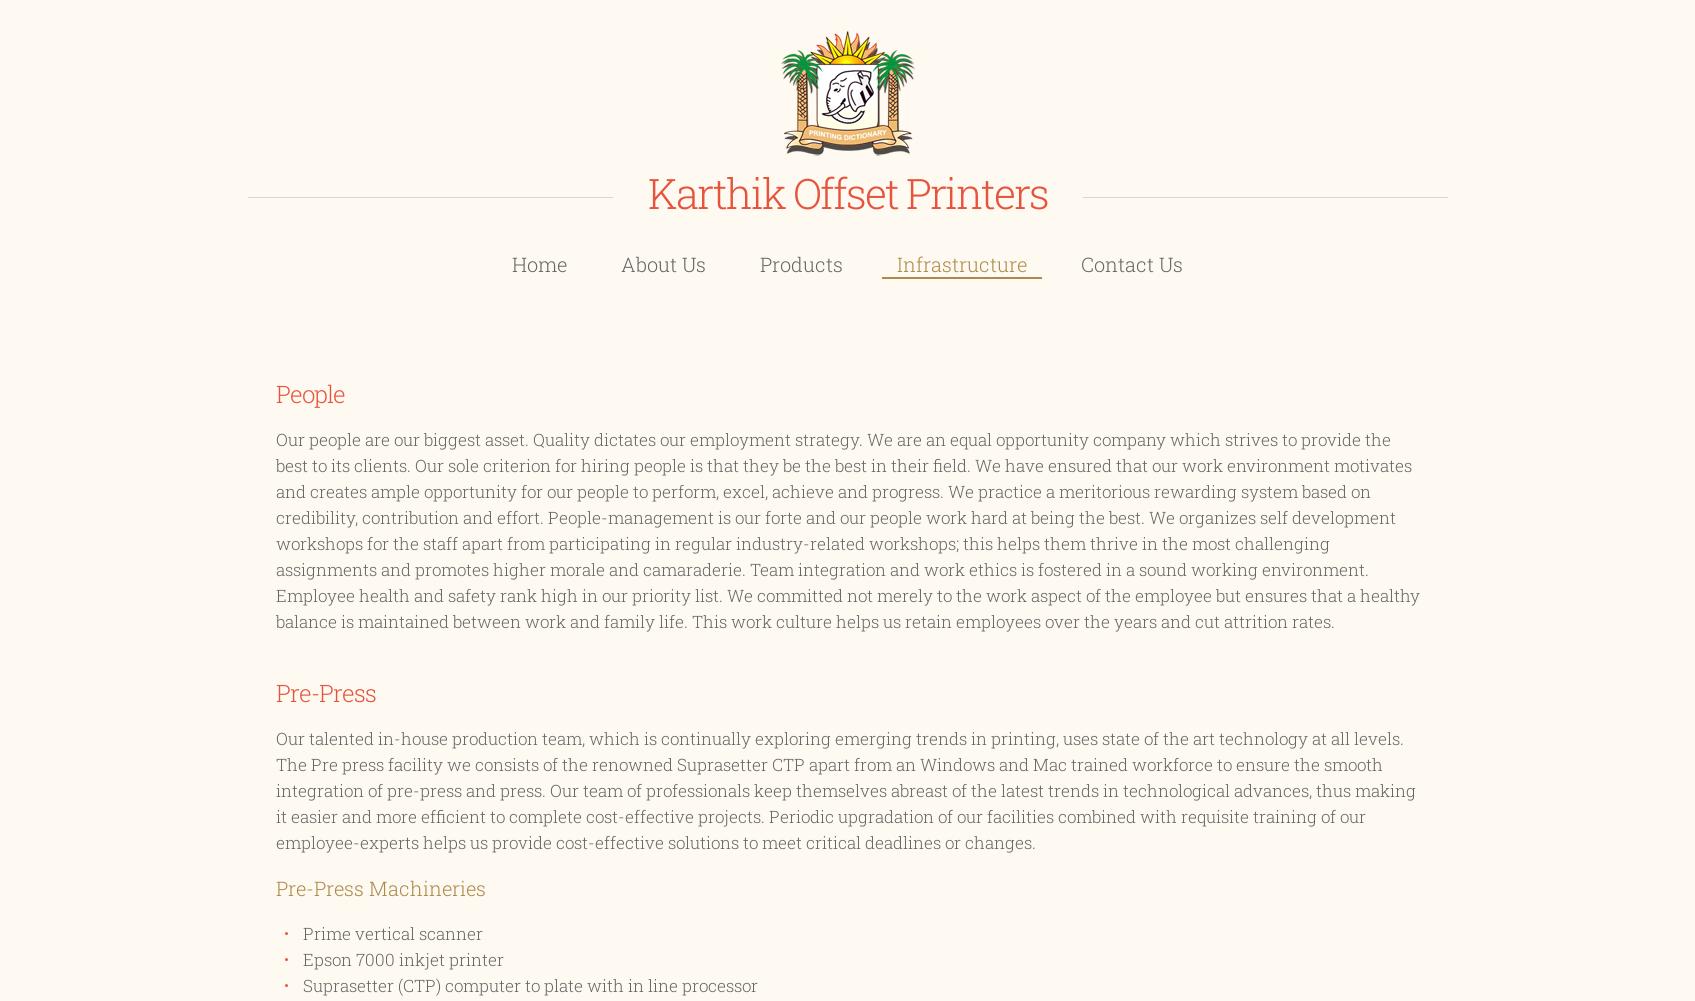 This screenshot has width=1695, height=1001. Describe the element at coordinates (846, 192) in the screenshot. I see `'Karthik Offset Printers'` at that location.